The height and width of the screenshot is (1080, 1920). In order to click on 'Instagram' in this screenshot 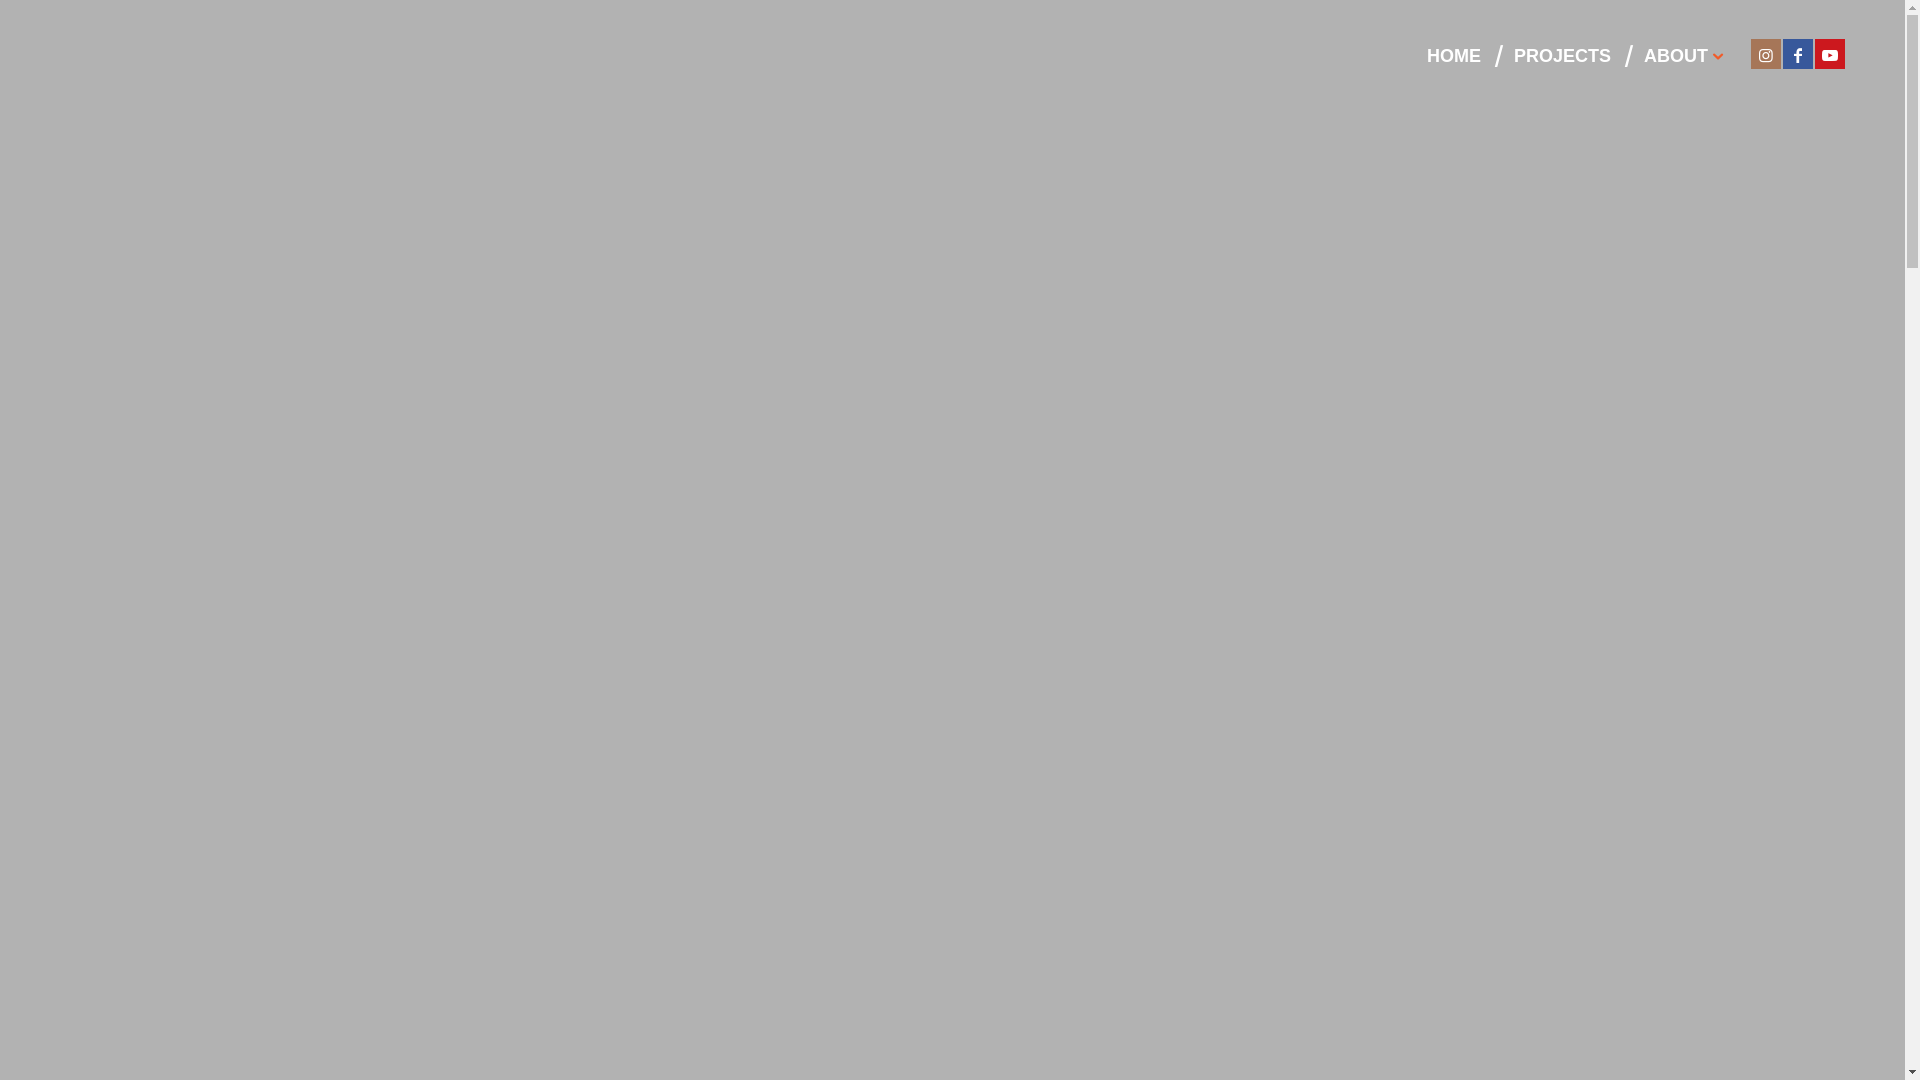, I will do `click(1766, 53)`.